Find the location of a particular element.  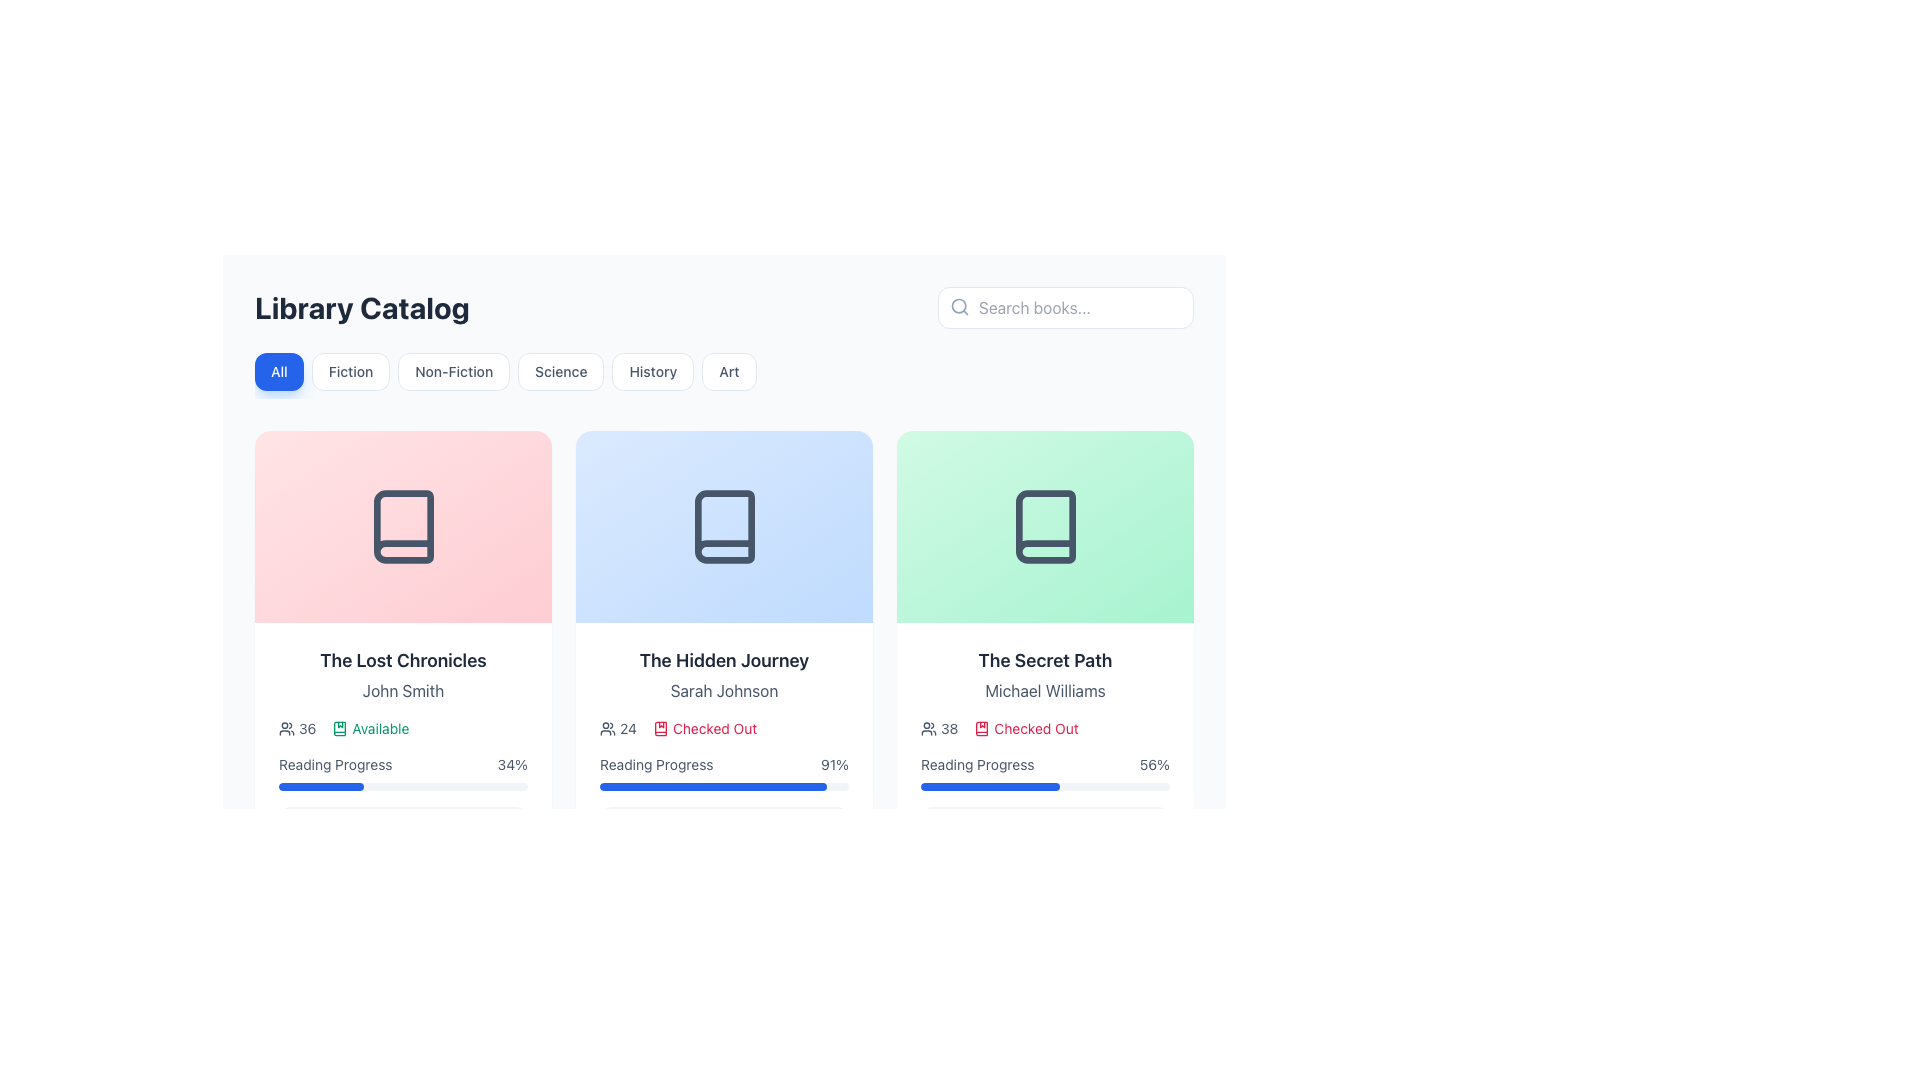

the search bar icon located on the leftmost side of the input field, which provides context for the 'Search books...' placeholder text is located at coordinates (960, 307).